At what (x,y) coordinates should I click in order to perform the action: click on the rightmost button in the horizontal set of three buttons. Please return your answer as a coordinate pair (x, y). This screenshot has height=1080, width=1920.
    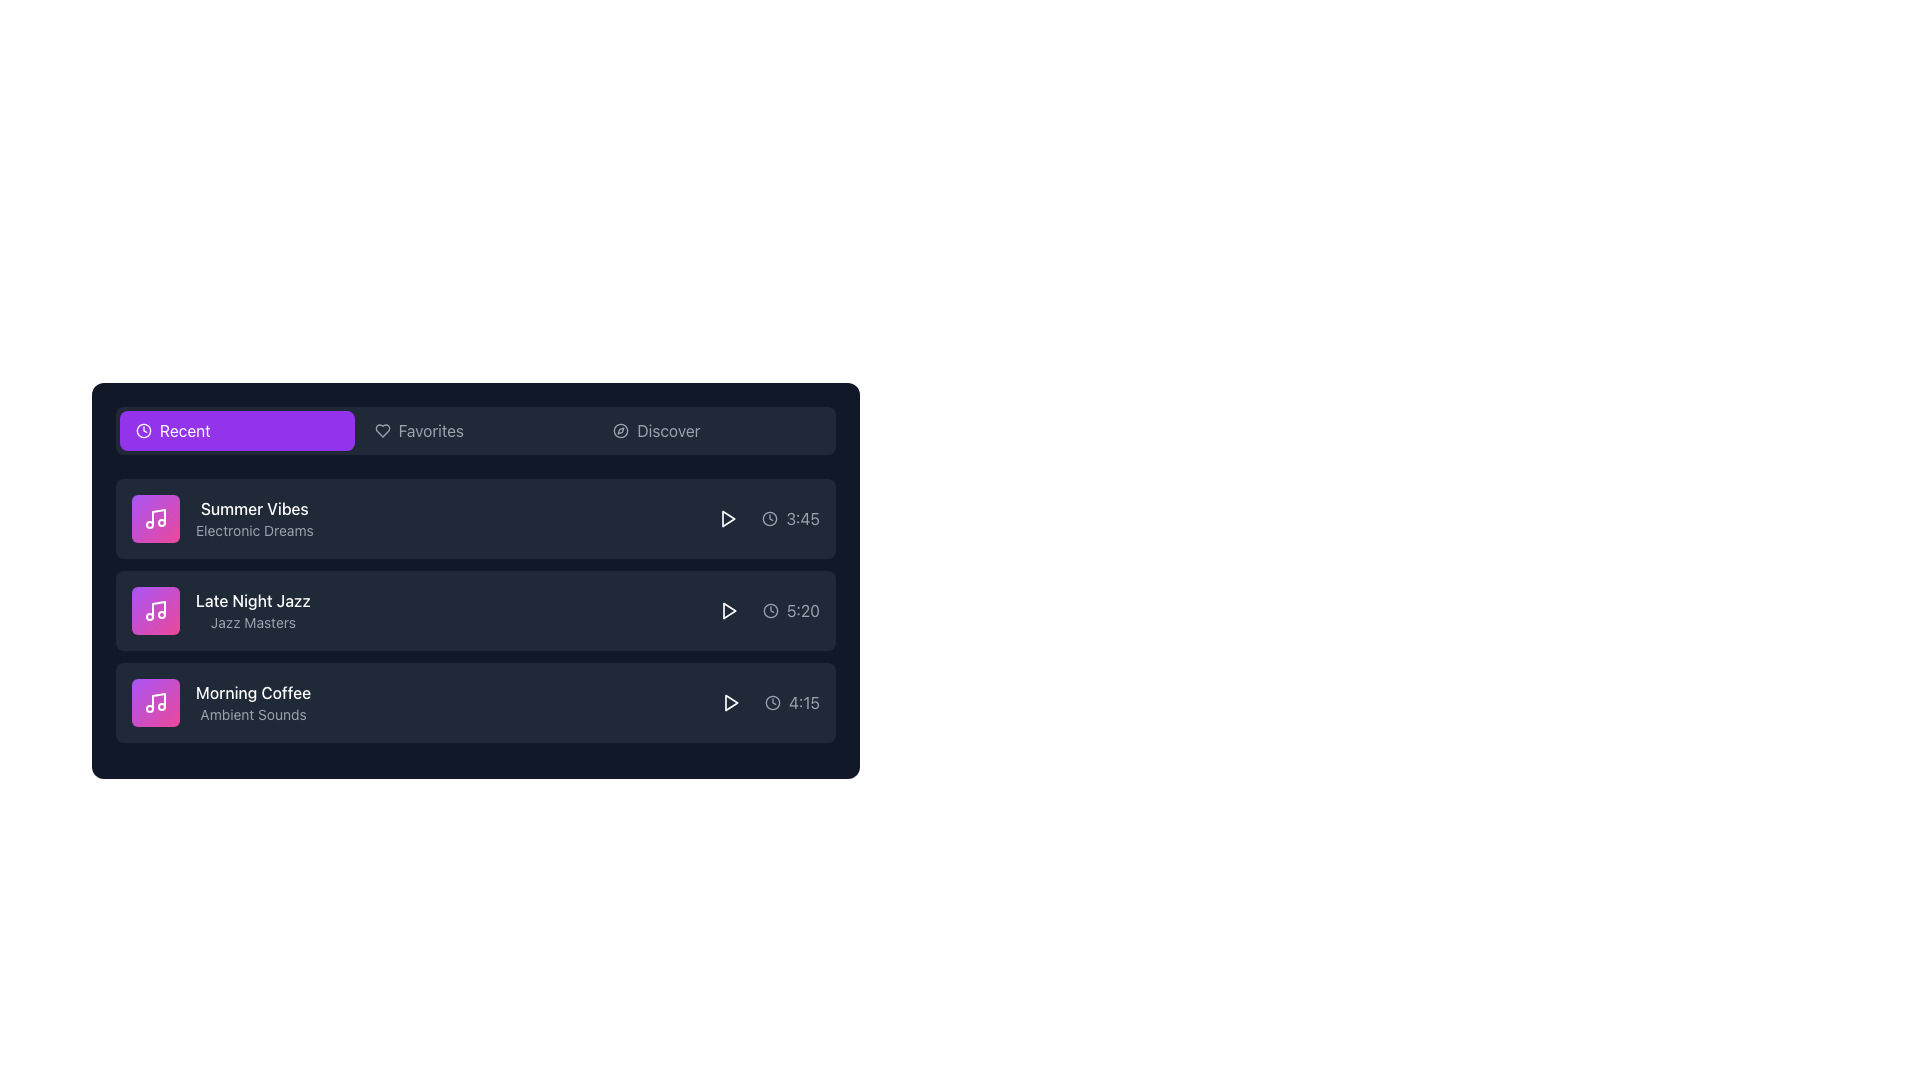
    Looking at the image, I should click on (714, 430).